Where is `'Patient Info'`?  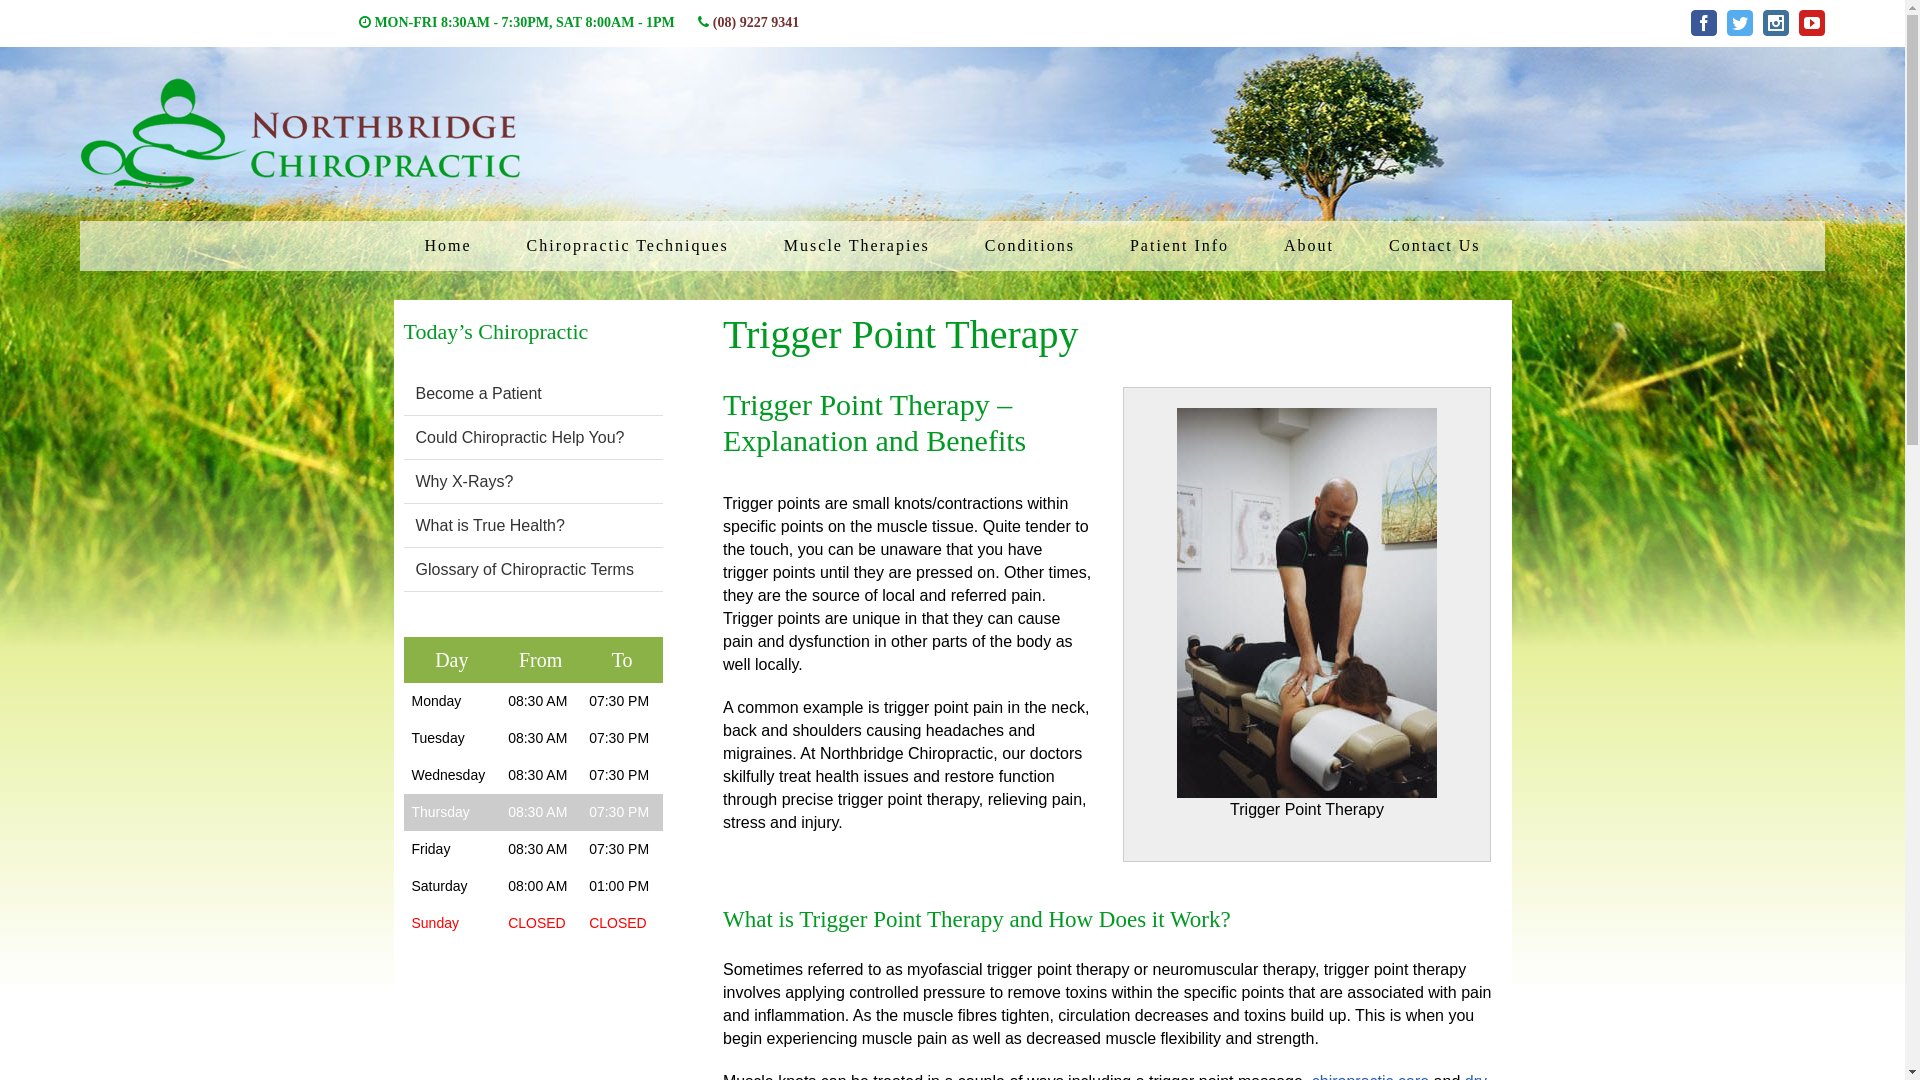
'Patient Info' is located at coordinates (1113, 245).